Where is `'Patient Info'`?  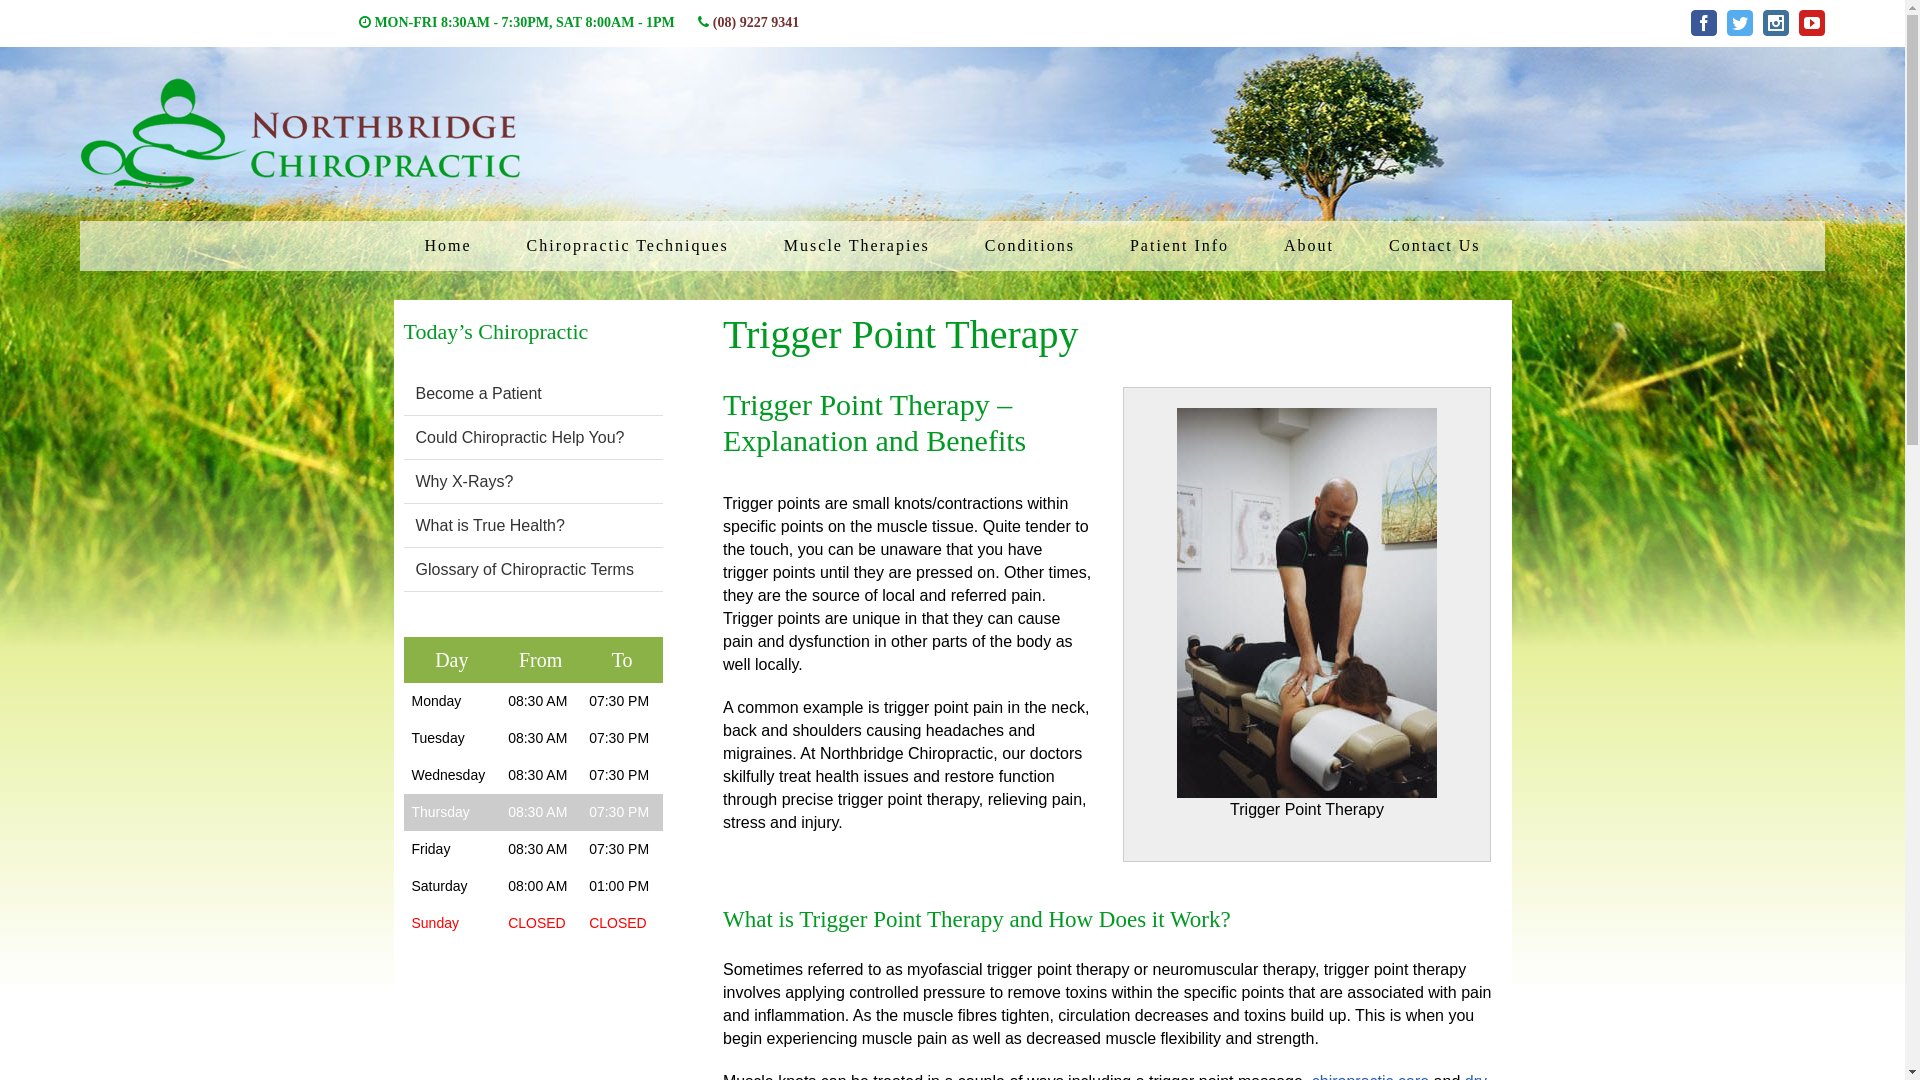
'Patient Info' is located at coordinates (1113, 245).